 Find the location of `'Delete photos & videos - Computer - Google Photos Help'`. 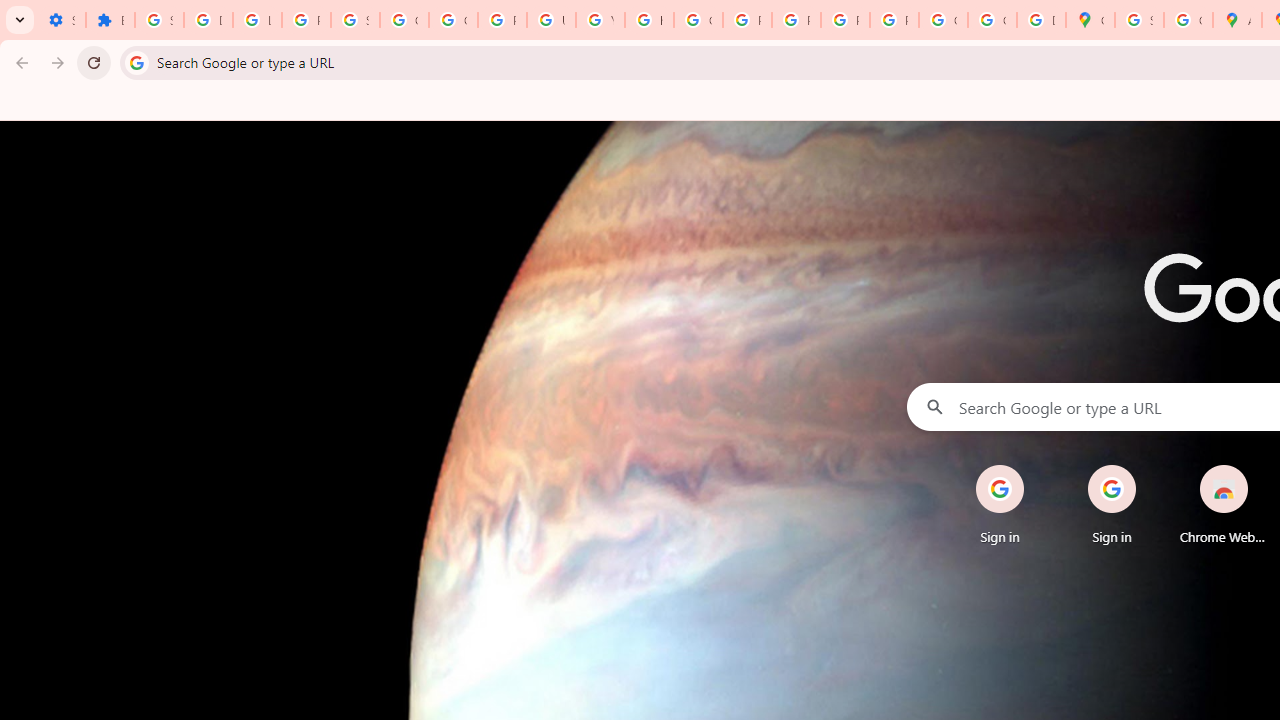

'Delete photos & videos - Computer - Google Photos Help' is located at coordinates (208, 20).